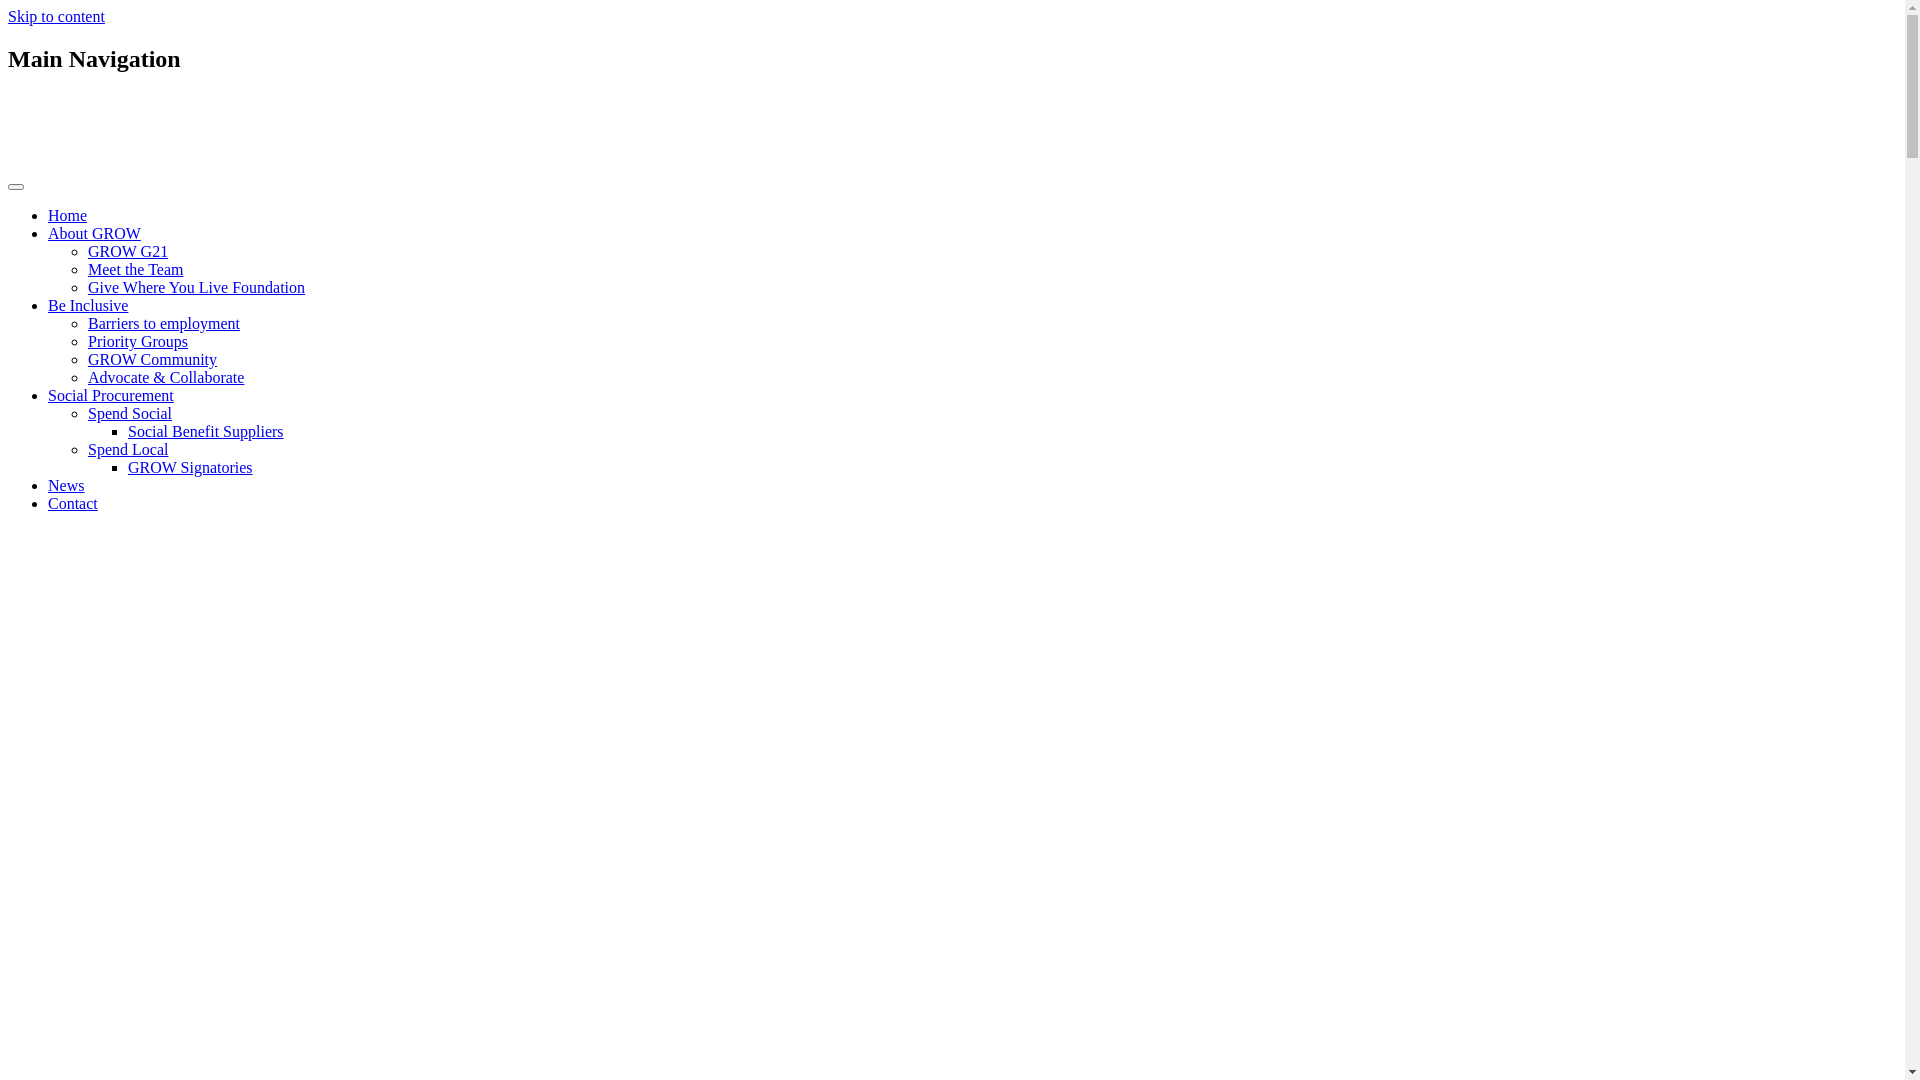  I want to click on 'Social Benefit Suppliers', so click(127, 430).